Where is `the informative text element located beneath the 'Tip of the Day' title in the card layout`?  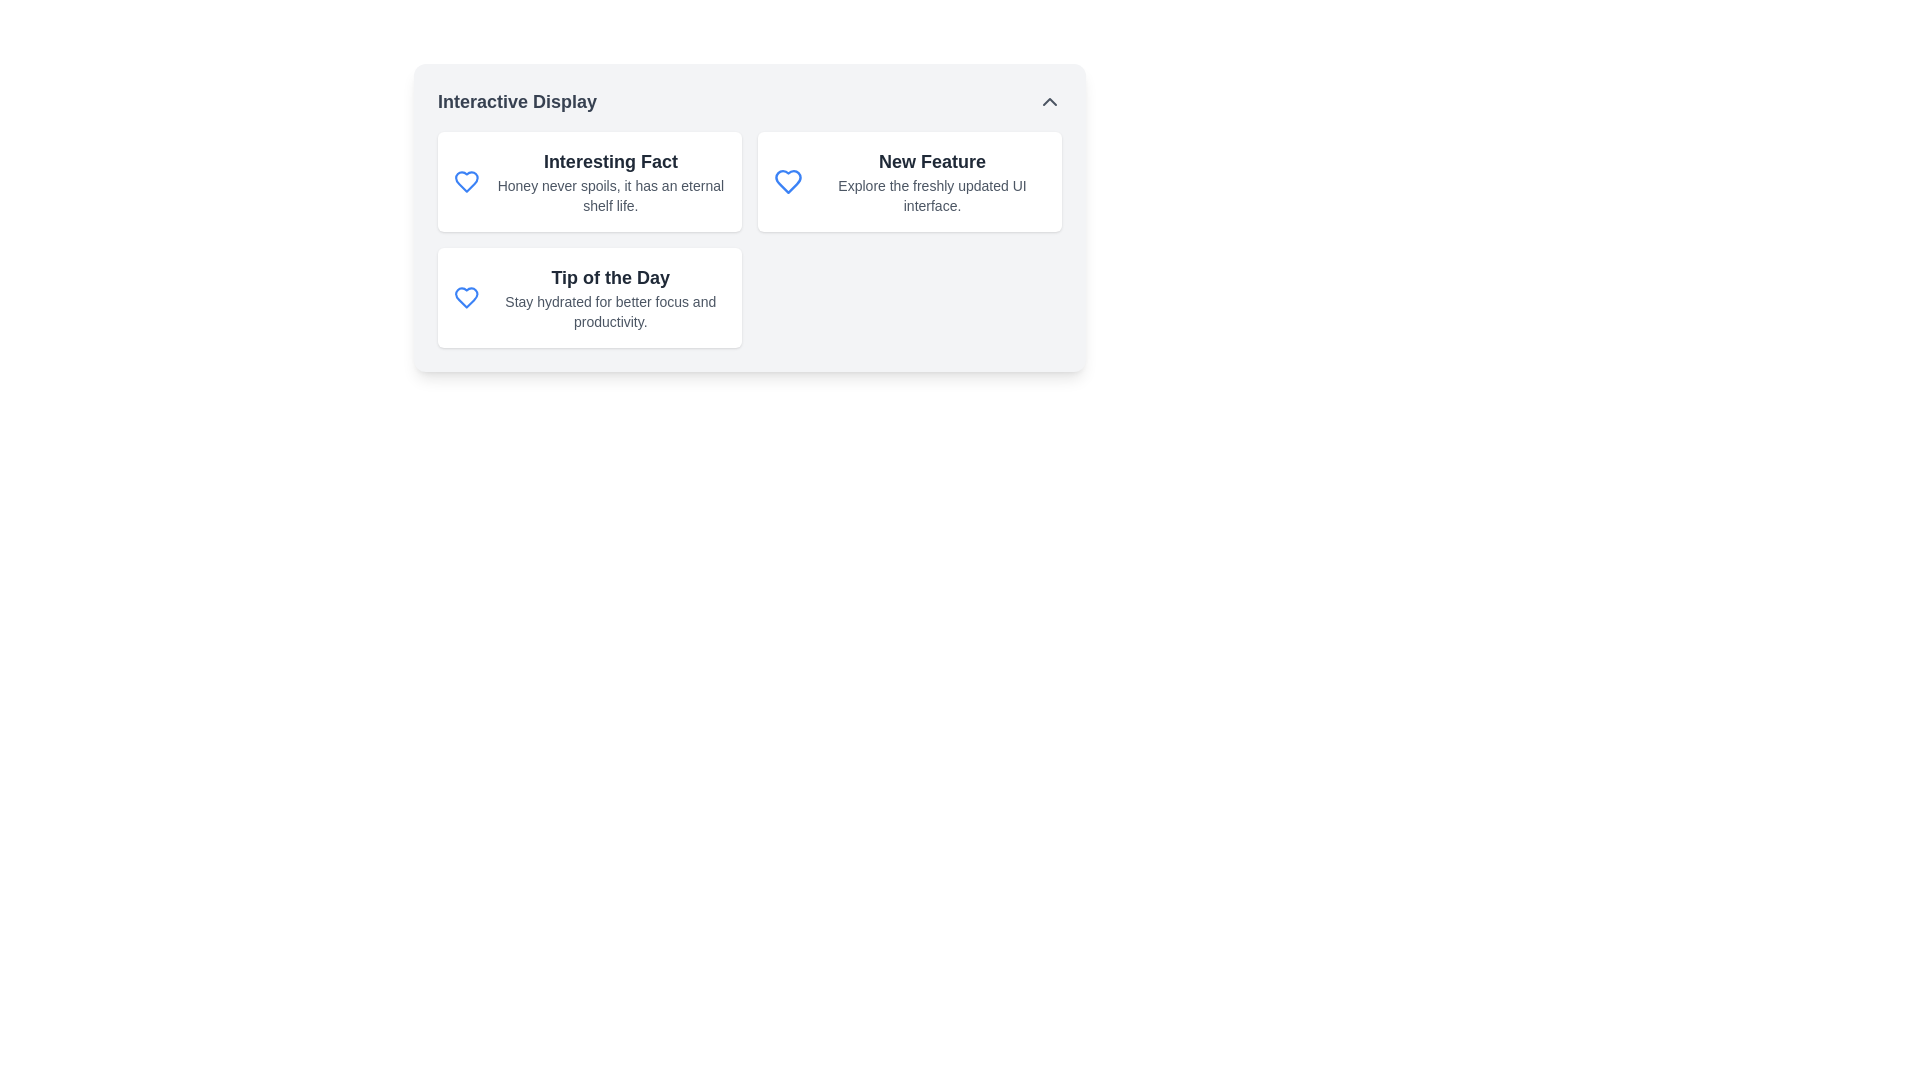 the informative text element located beneath the 'Tip of the Day' title in the card layout is located at coordinates (609, 312).